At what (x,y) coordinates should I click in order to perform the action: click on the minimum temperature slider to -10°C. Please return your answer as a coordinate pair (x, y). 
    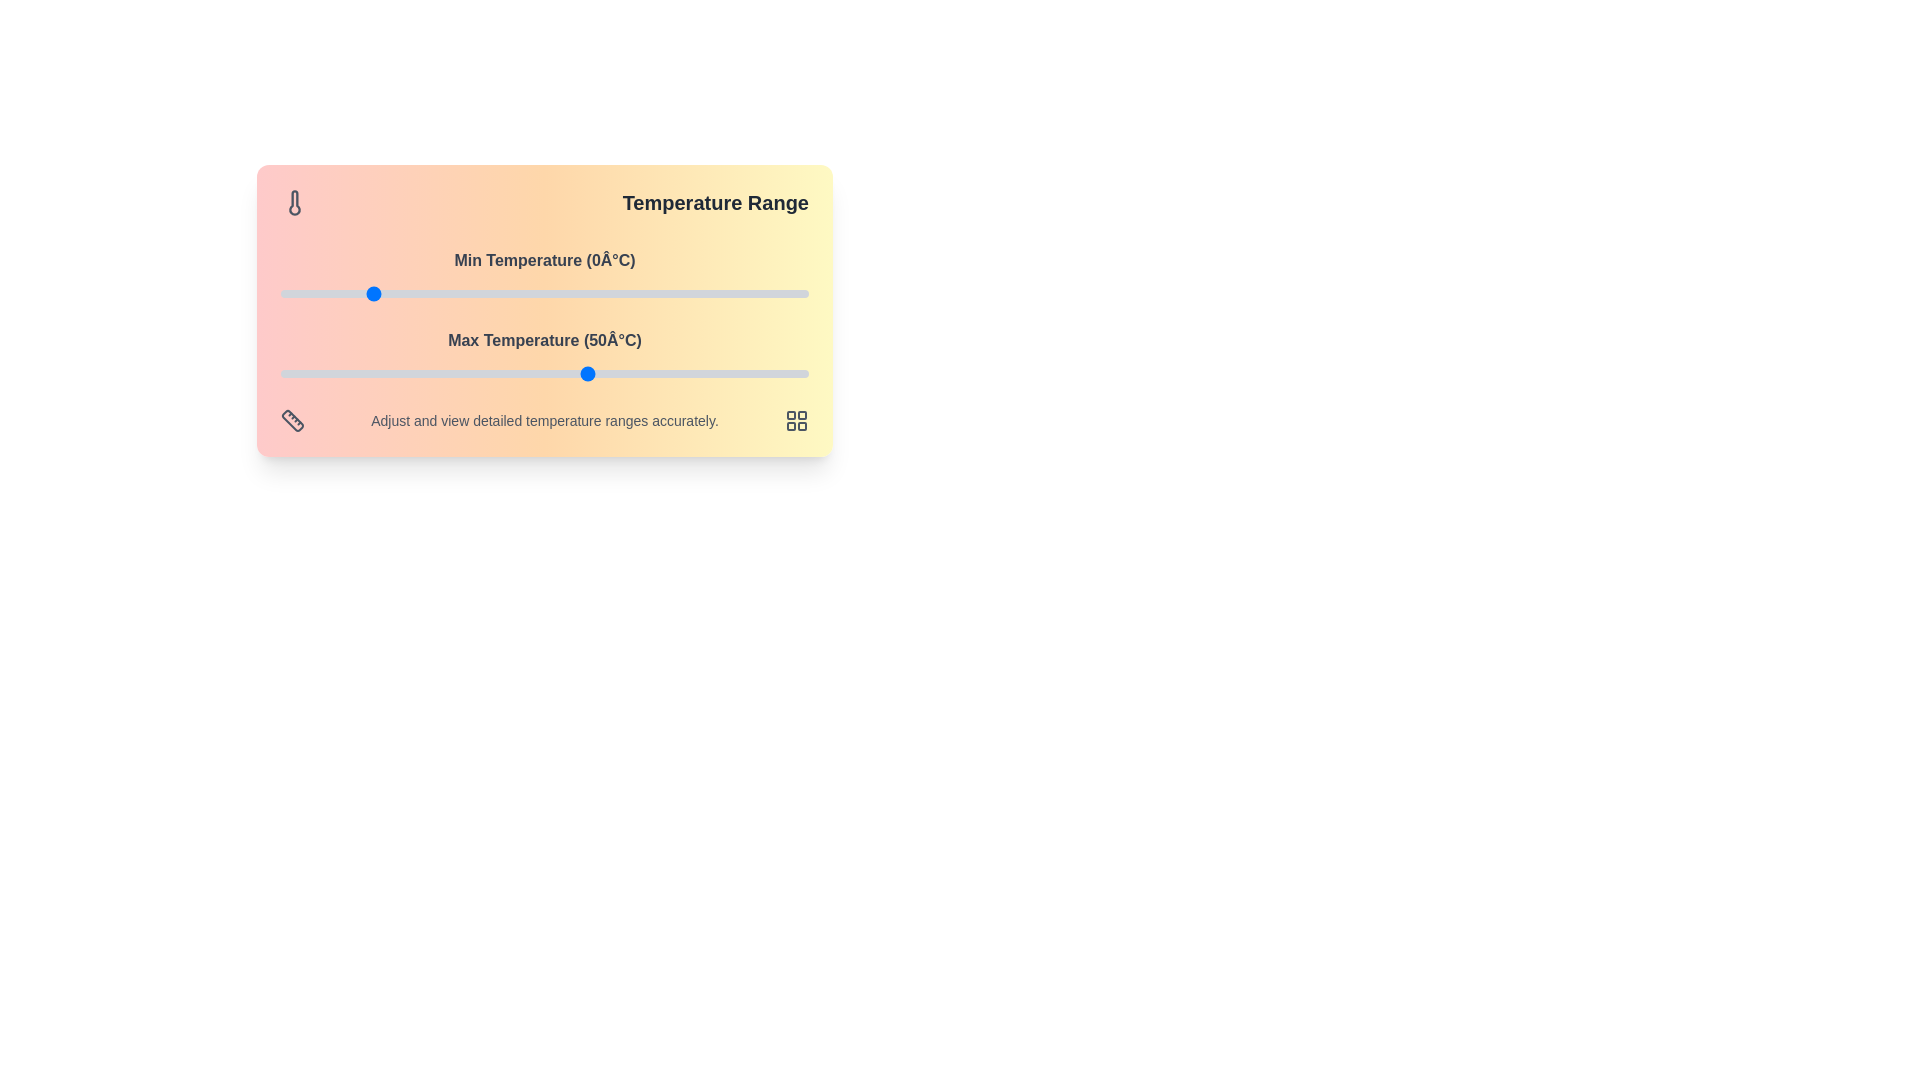
    Looking at the image, I should click on (325, 293).